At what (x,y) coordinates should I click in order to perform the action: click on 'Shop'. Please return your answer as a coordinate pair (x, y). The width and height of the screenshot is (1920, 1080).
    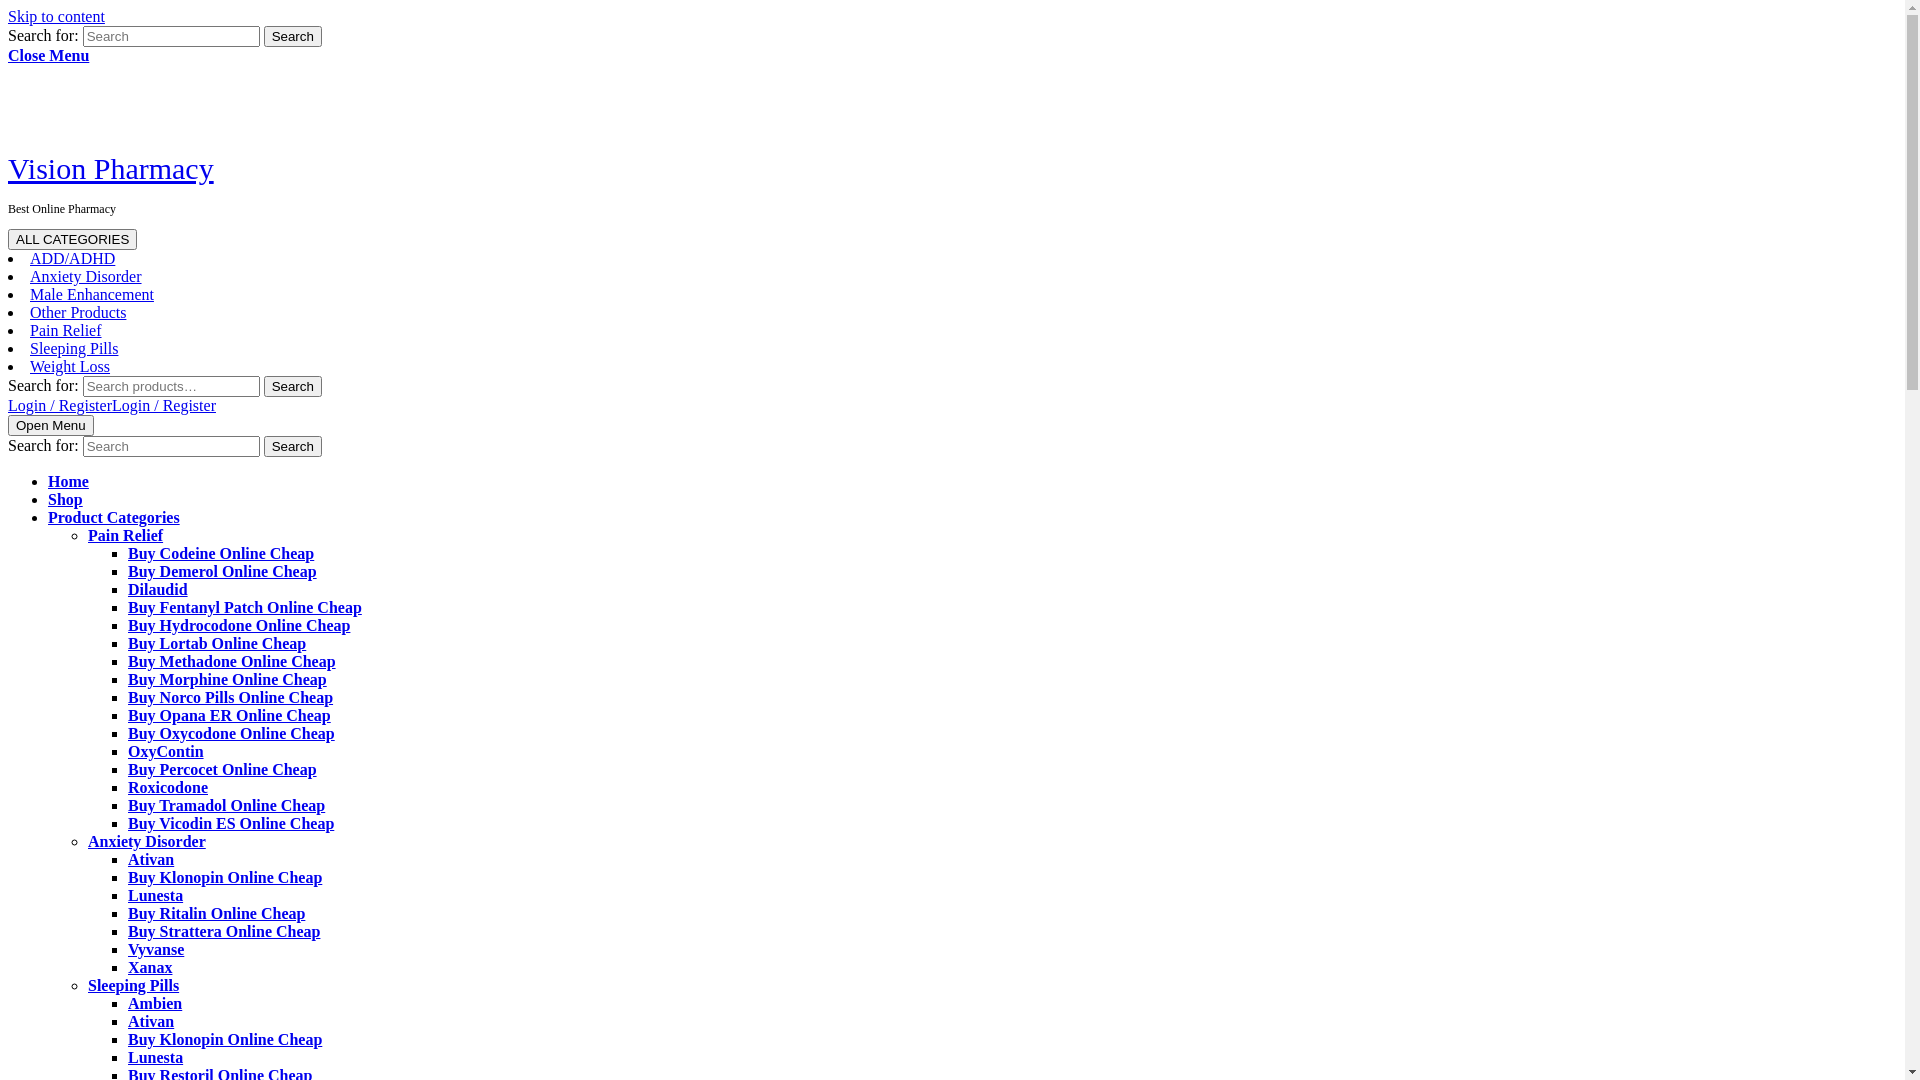
    Looking at the image, I should click on (65, 498).